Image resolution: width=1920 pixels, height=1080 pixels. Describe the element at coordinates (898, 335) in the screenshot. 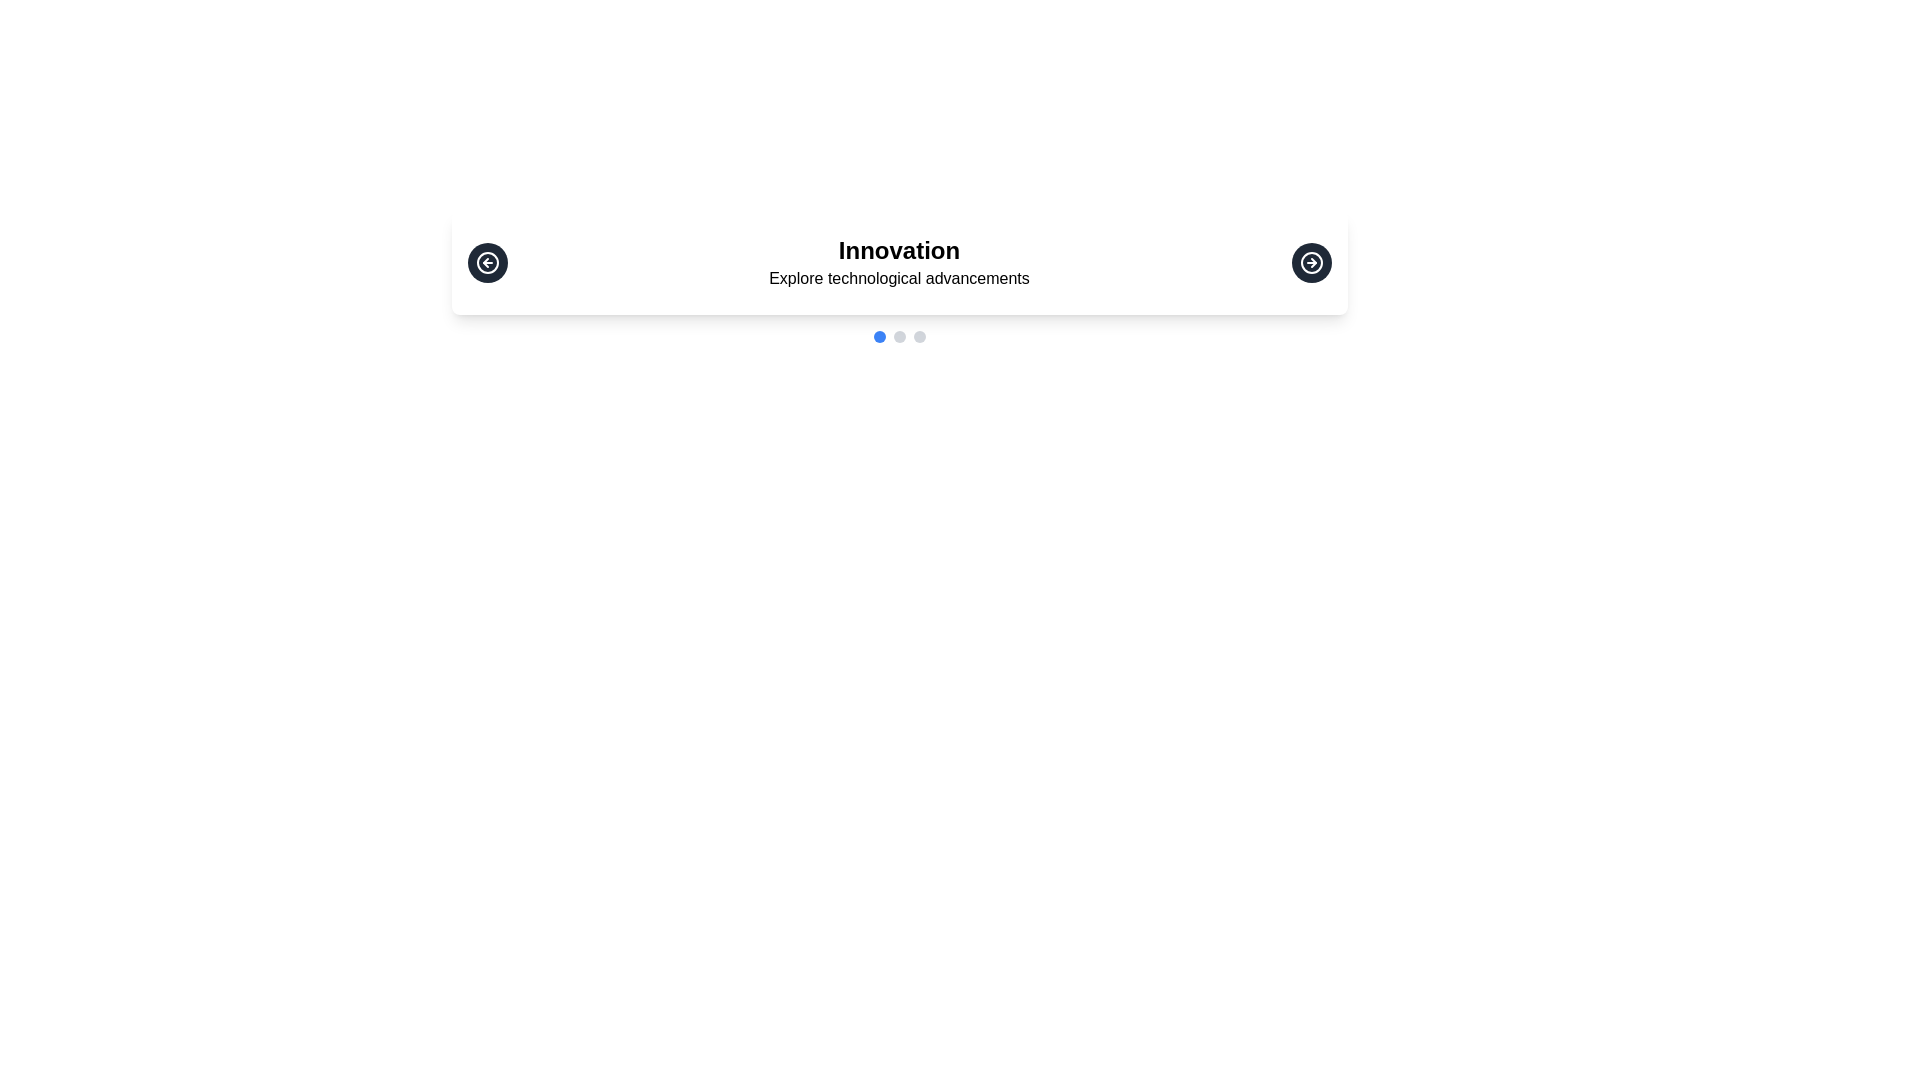

I see `the middle circle indicator located centrally at the bottom of the section with the text 'Innovation Explore technological advancements'` at that location.